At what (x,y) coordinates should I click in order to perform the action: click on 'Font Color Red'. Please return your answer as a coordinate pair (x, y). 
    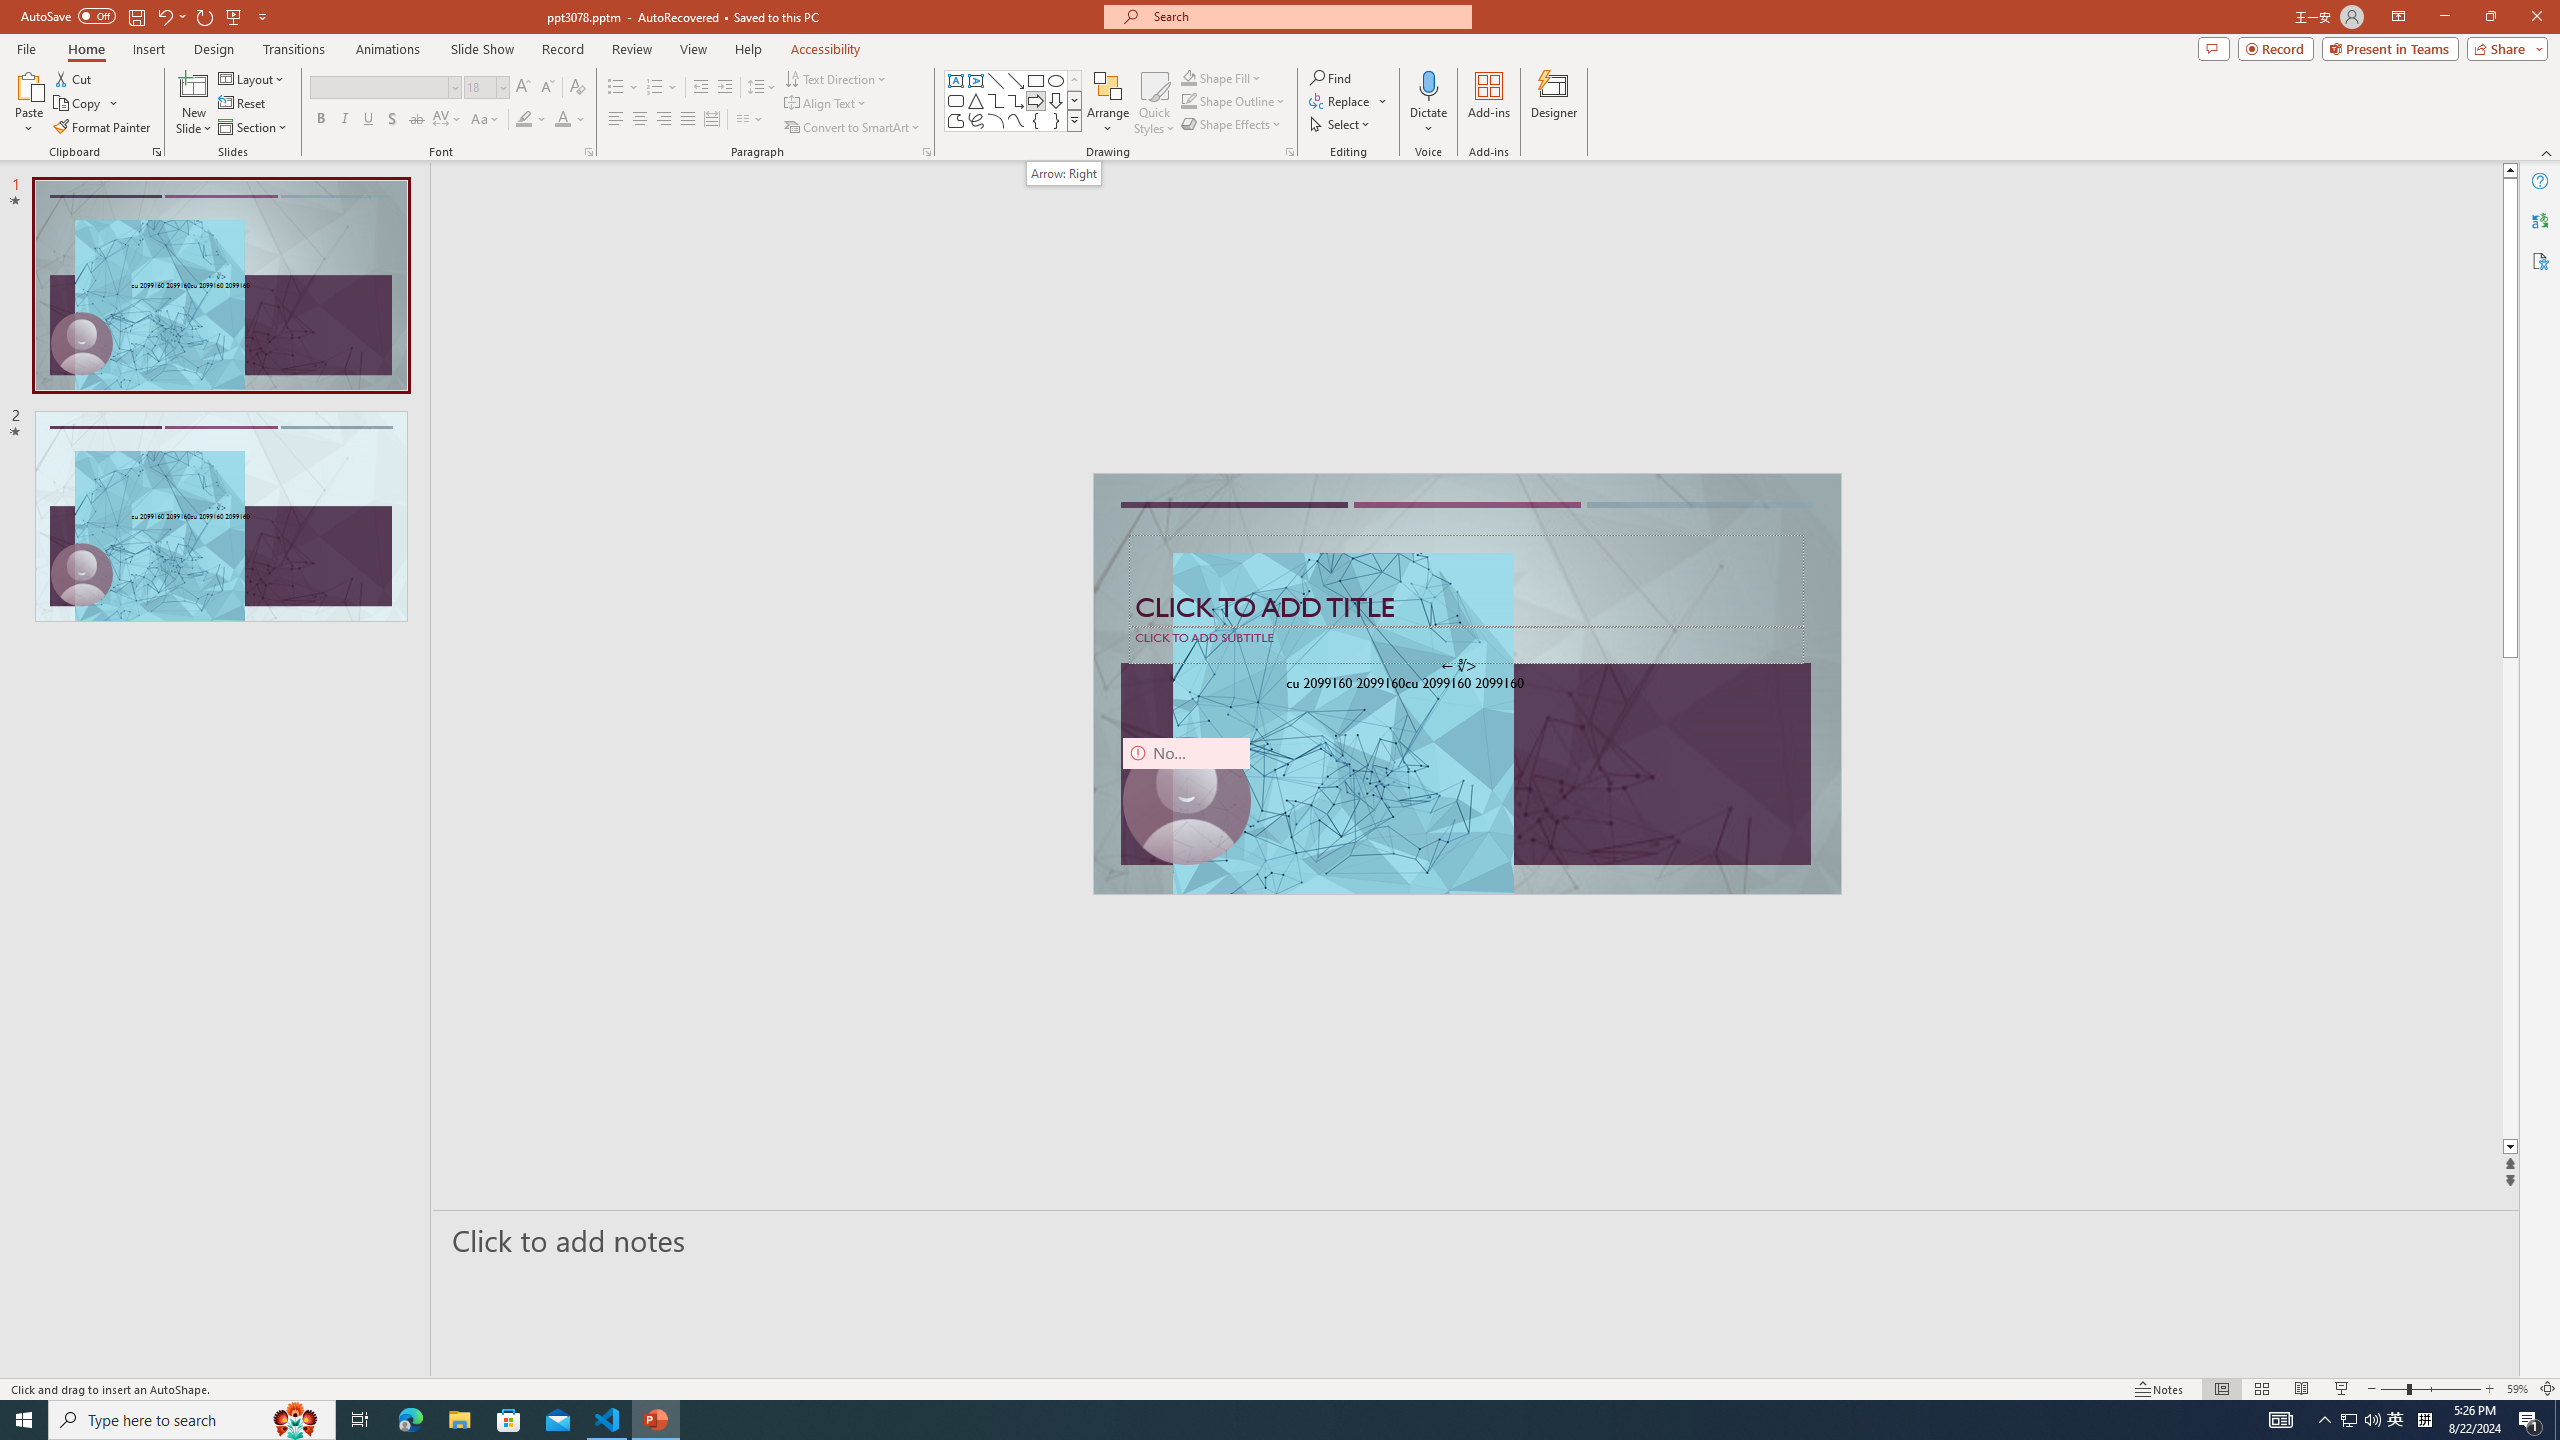
    Looking at the image, I should click on (562, 118).